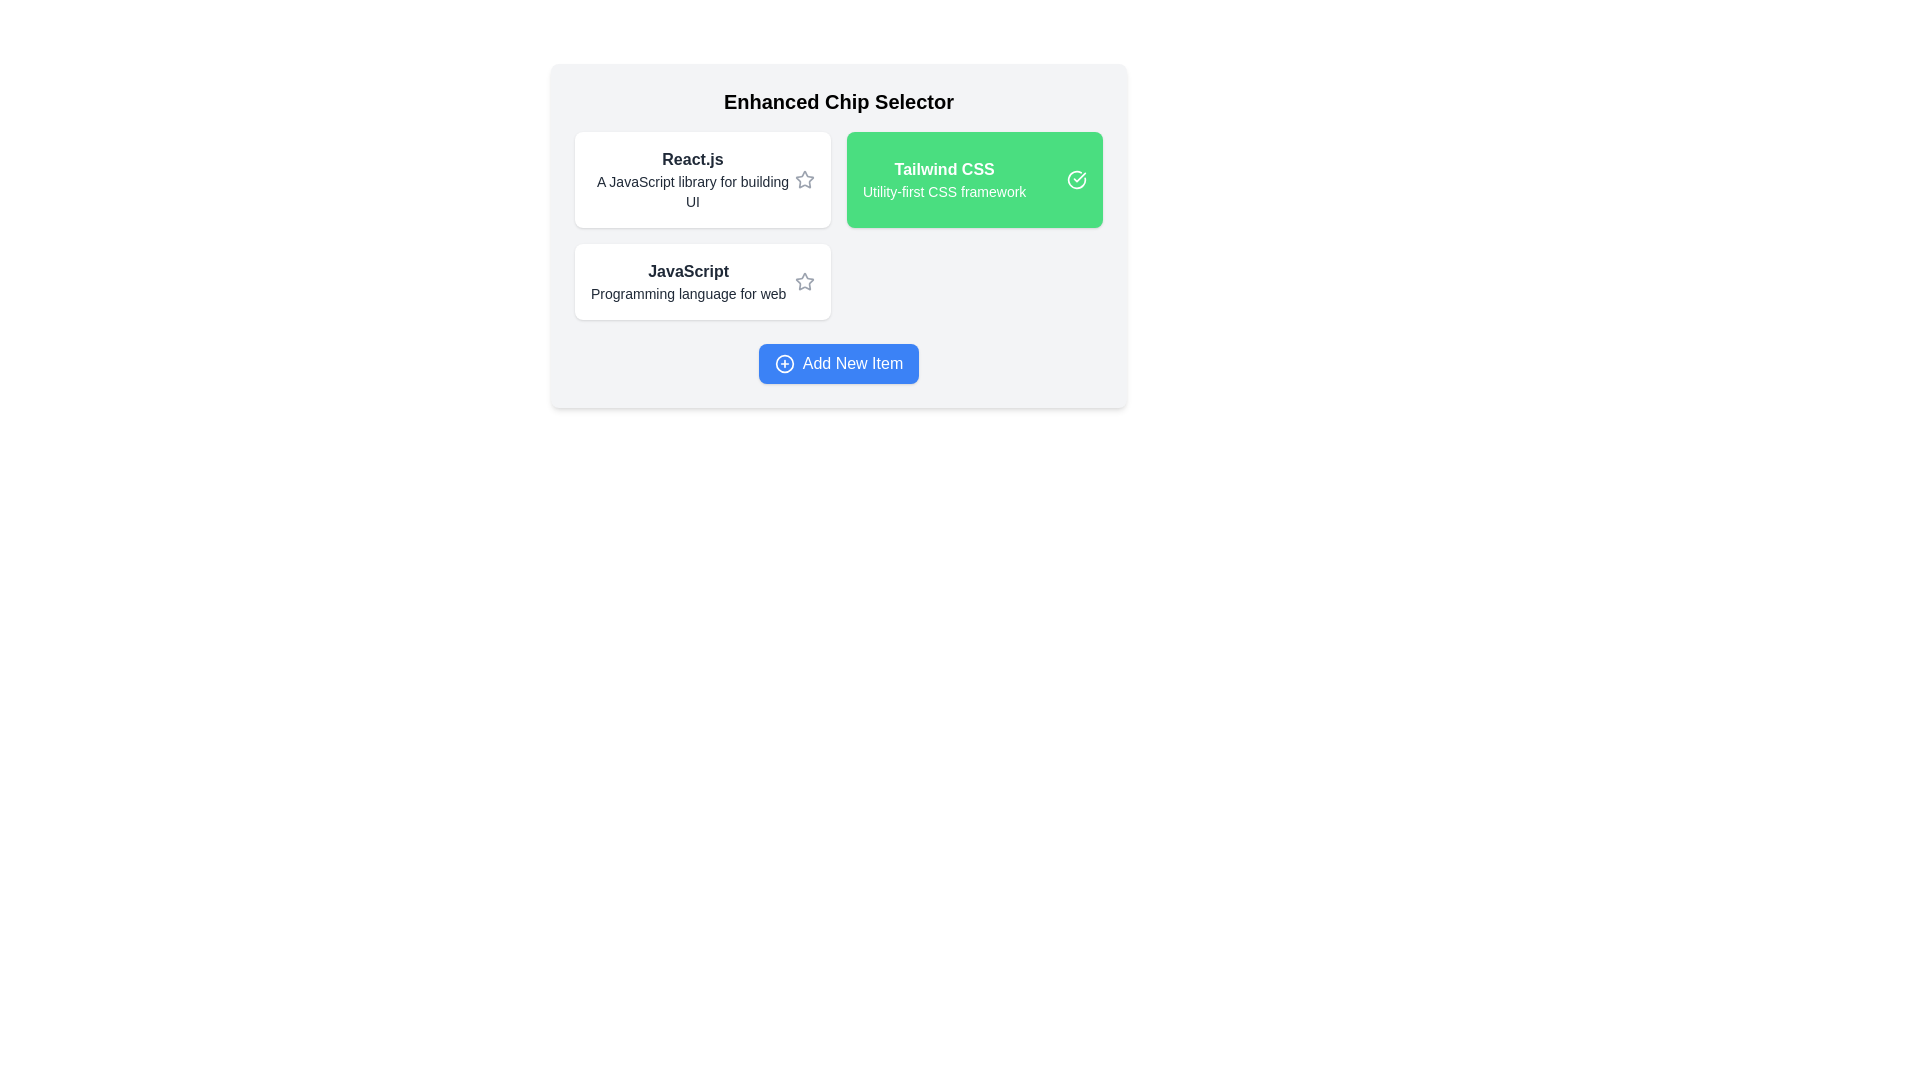  Describe the element at coordinates (943, 192) in the screenshot. I see `the static text label that provides descriptive information about the 'Tailwind CSS' chip, located below the 'Tailwind CSS' text inside a green rectangular box in the top-right corner of the chip group` at that location.